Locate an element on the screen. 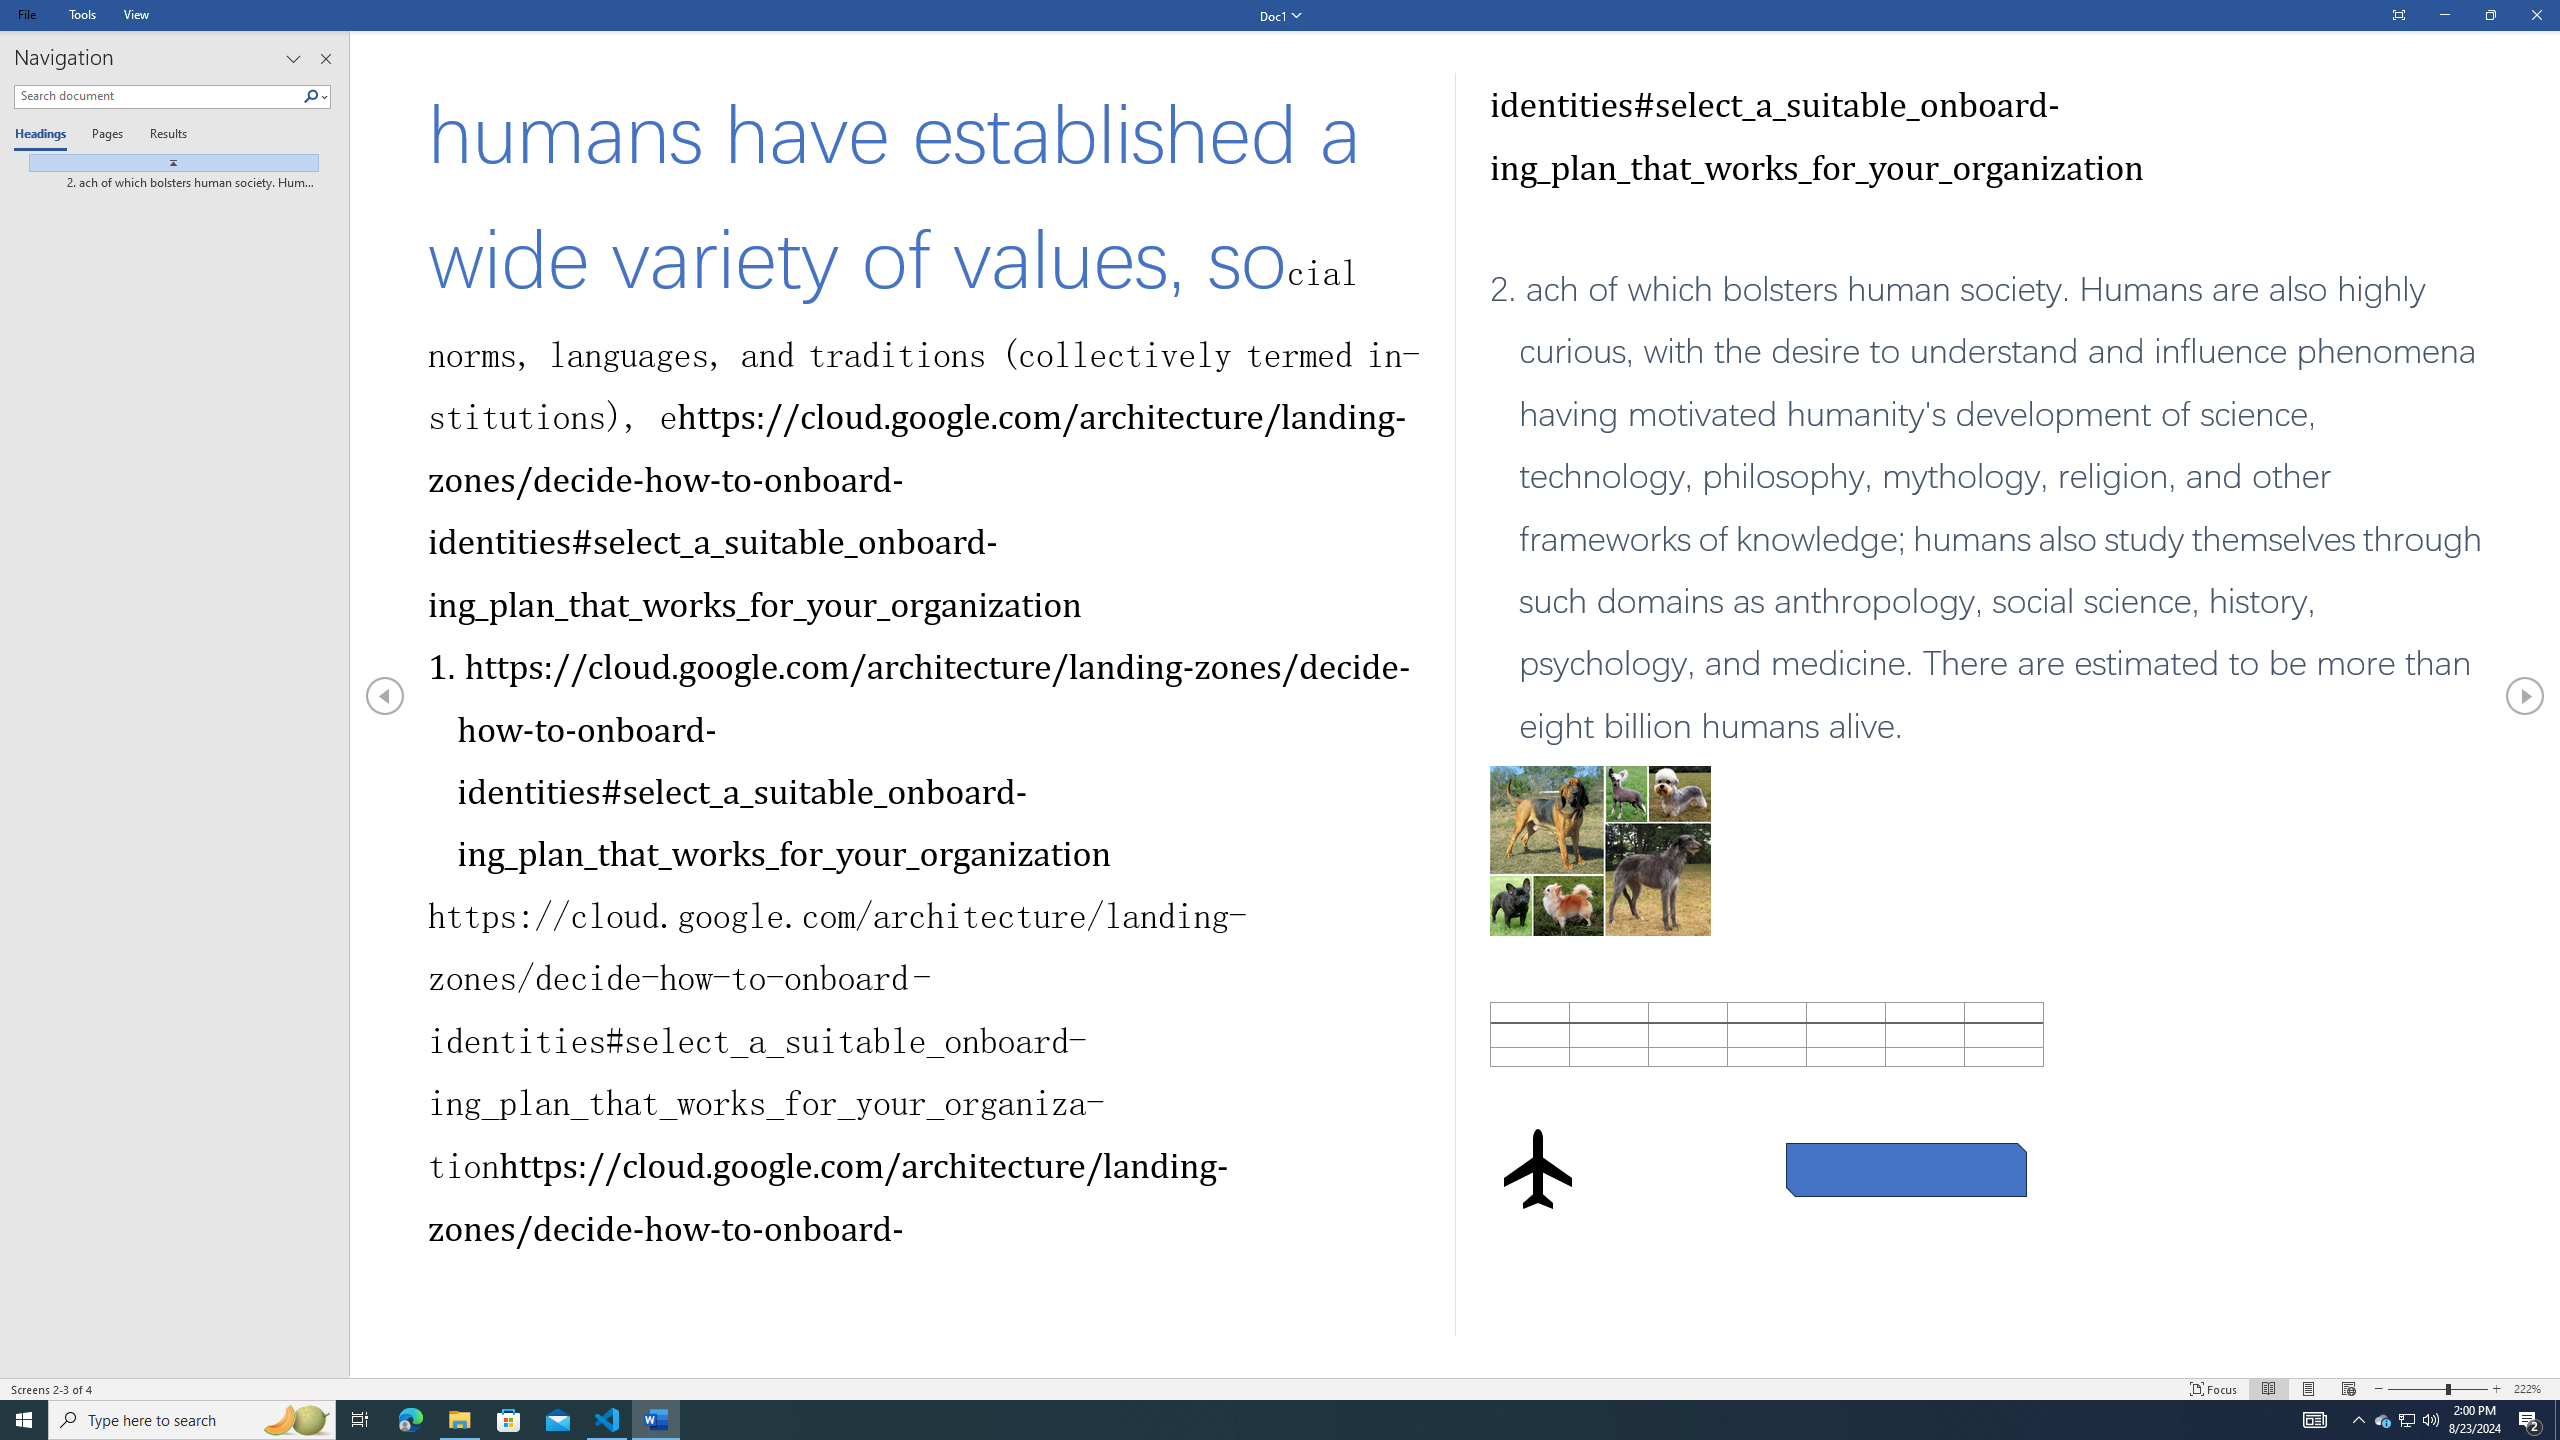 This screenshot has height=1440, width=2560. 'Tools' is located at coordinates (81, 14).